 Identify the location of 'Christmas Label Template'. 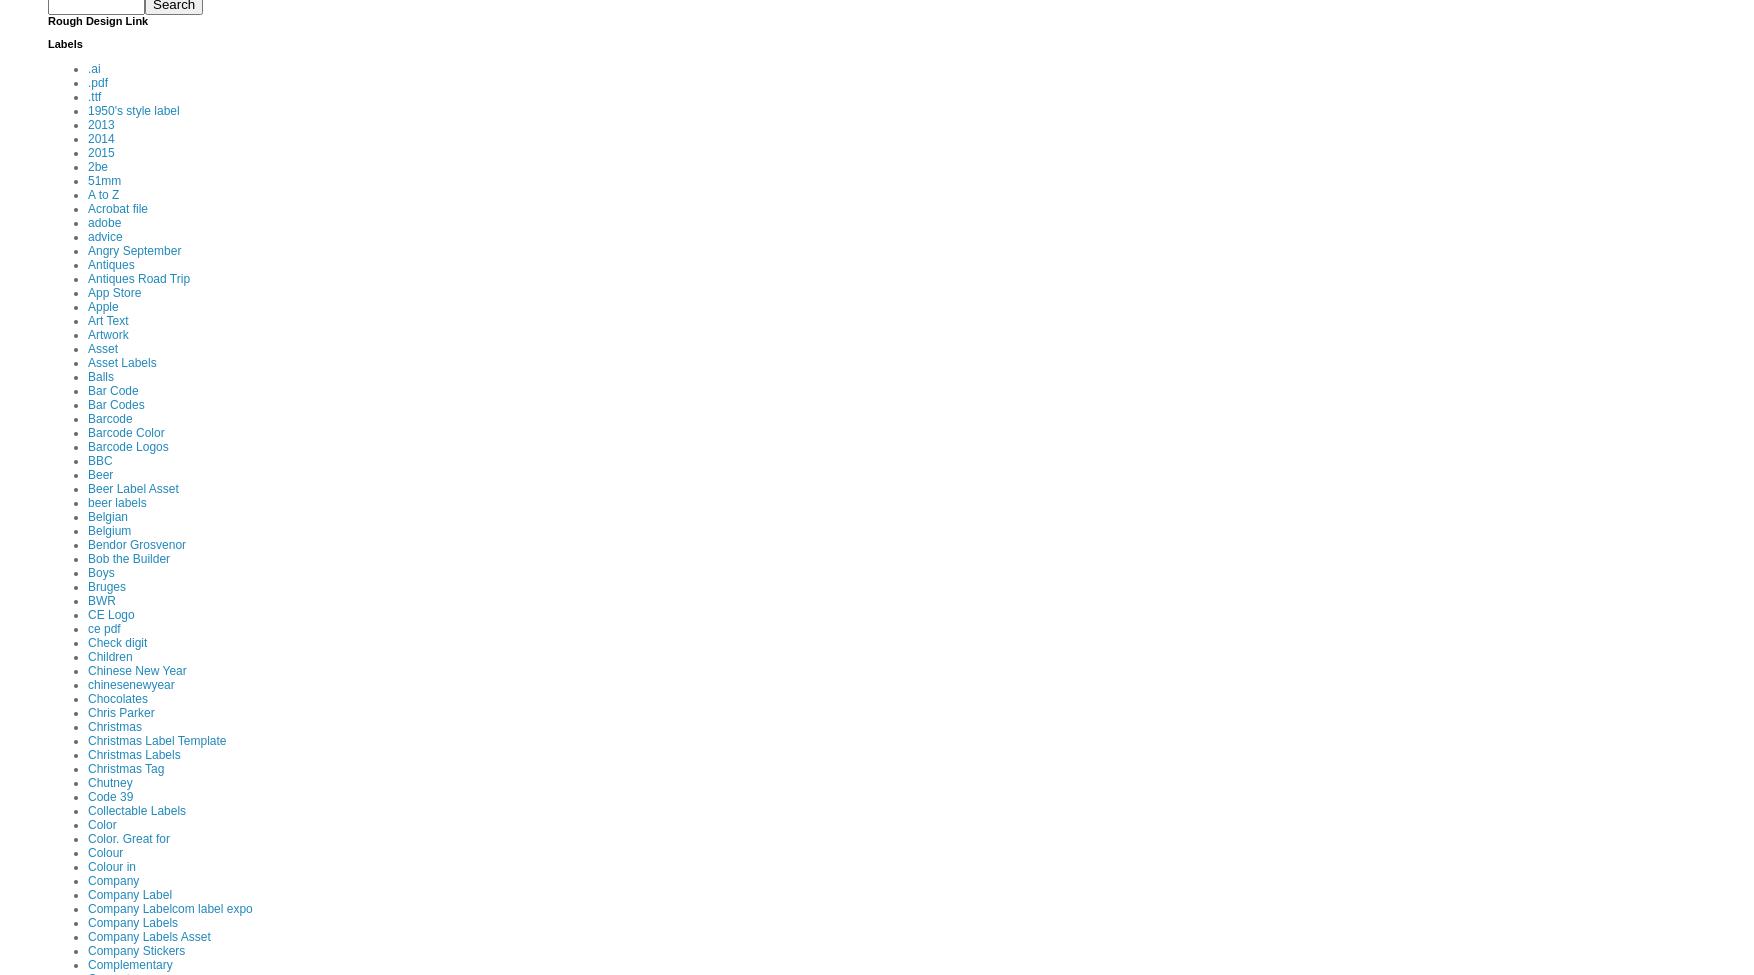
(155, 739).